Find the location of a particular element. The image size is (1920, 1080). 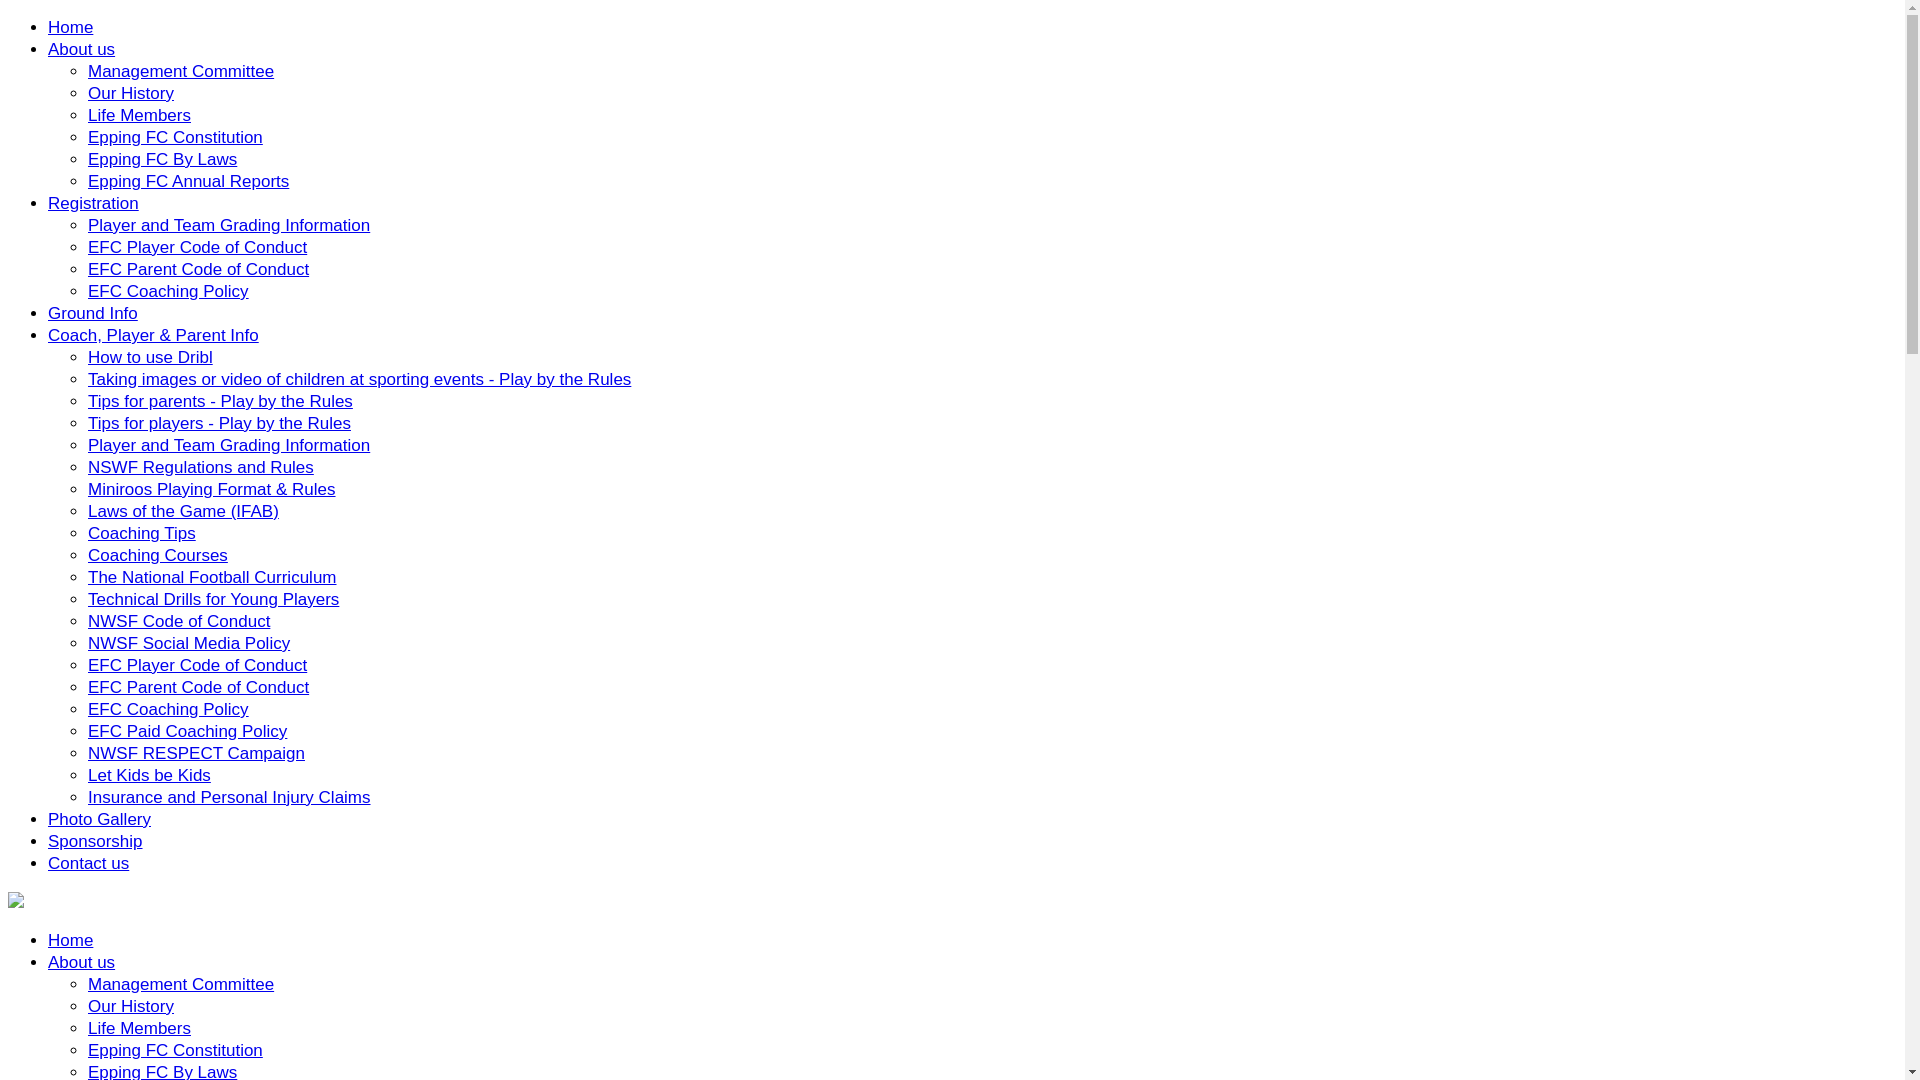

'About us' is located at coordinates (48, 961).